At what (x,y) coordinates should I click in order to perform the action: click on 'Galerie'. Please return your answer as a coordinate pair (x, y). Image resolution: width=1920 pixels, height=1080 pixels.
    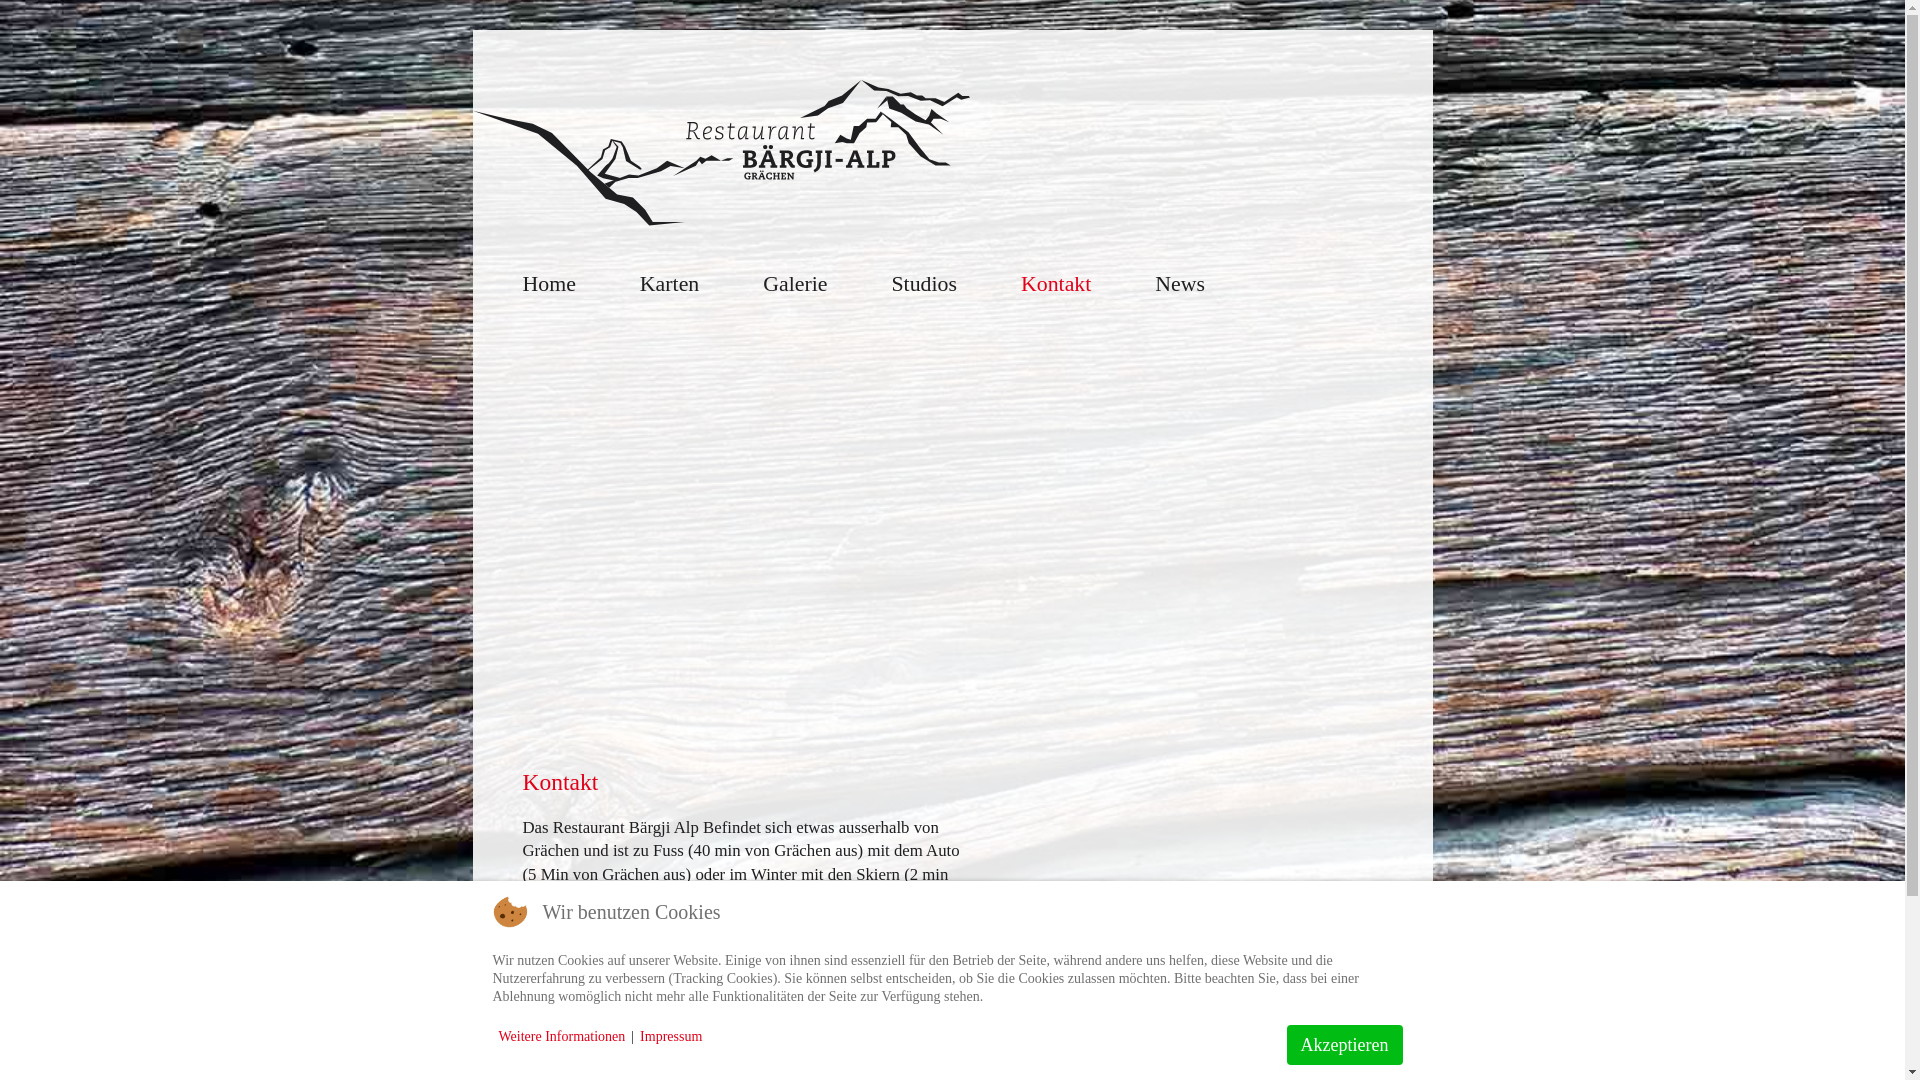
    Looking at the image, I should click on (794, 284).